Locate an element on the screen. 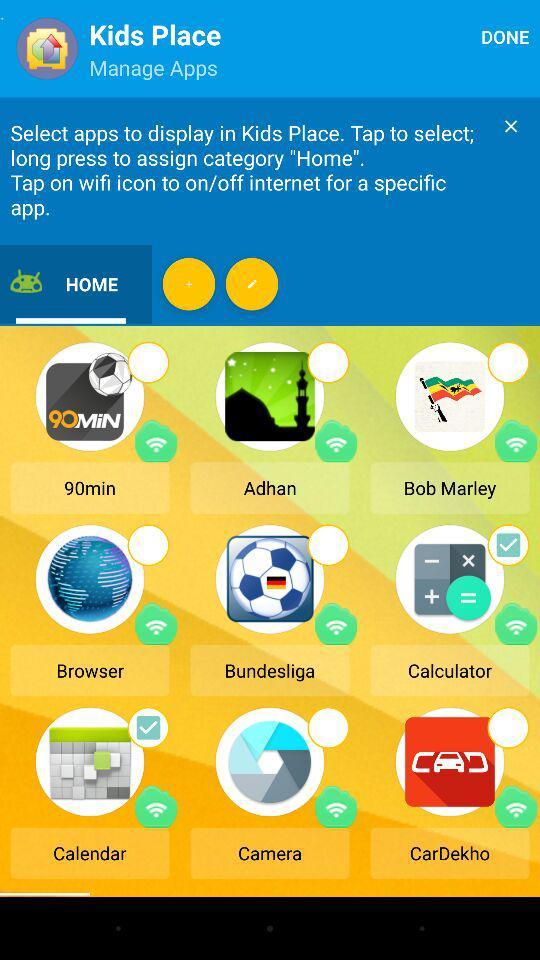 This screenshot has width=540, height=960. the circle image above the browser is located at coordinates (147, 544).